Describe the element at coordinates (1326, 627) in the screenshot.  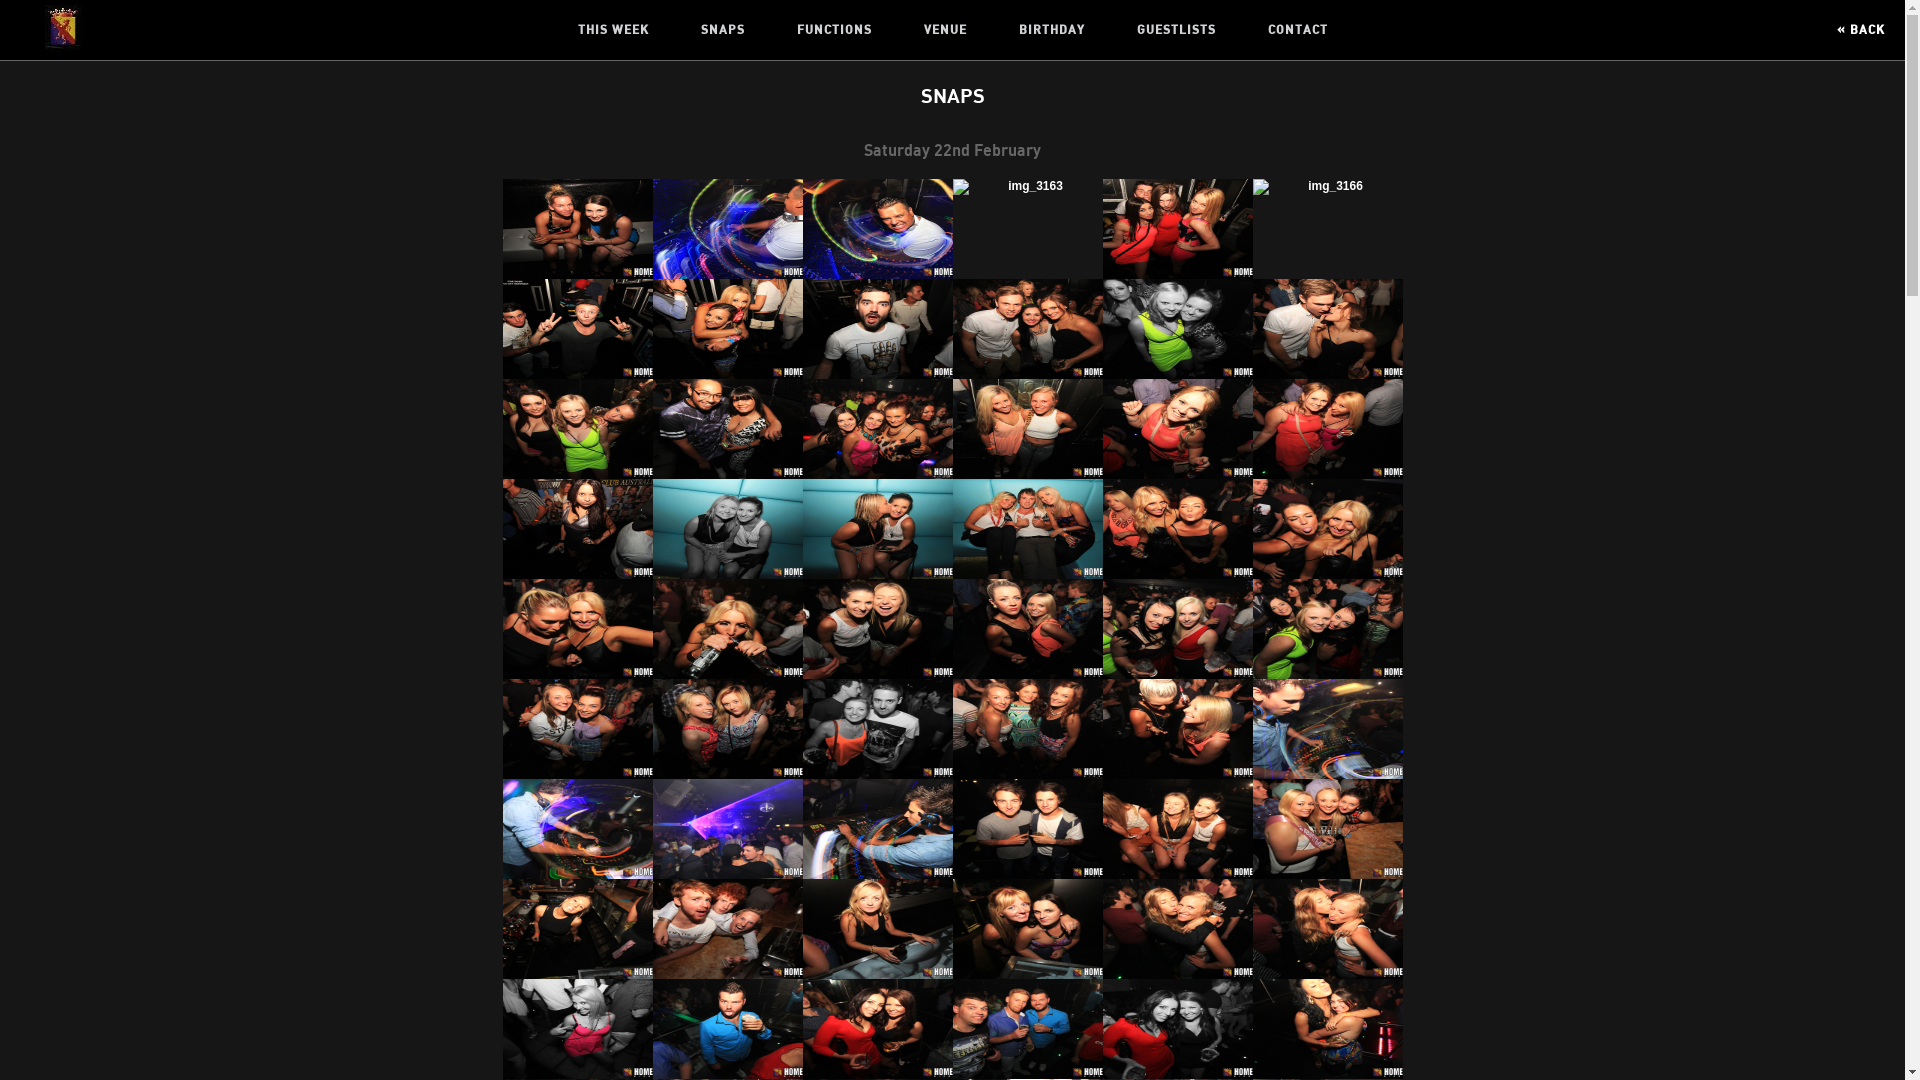
I see `' '` at that location.